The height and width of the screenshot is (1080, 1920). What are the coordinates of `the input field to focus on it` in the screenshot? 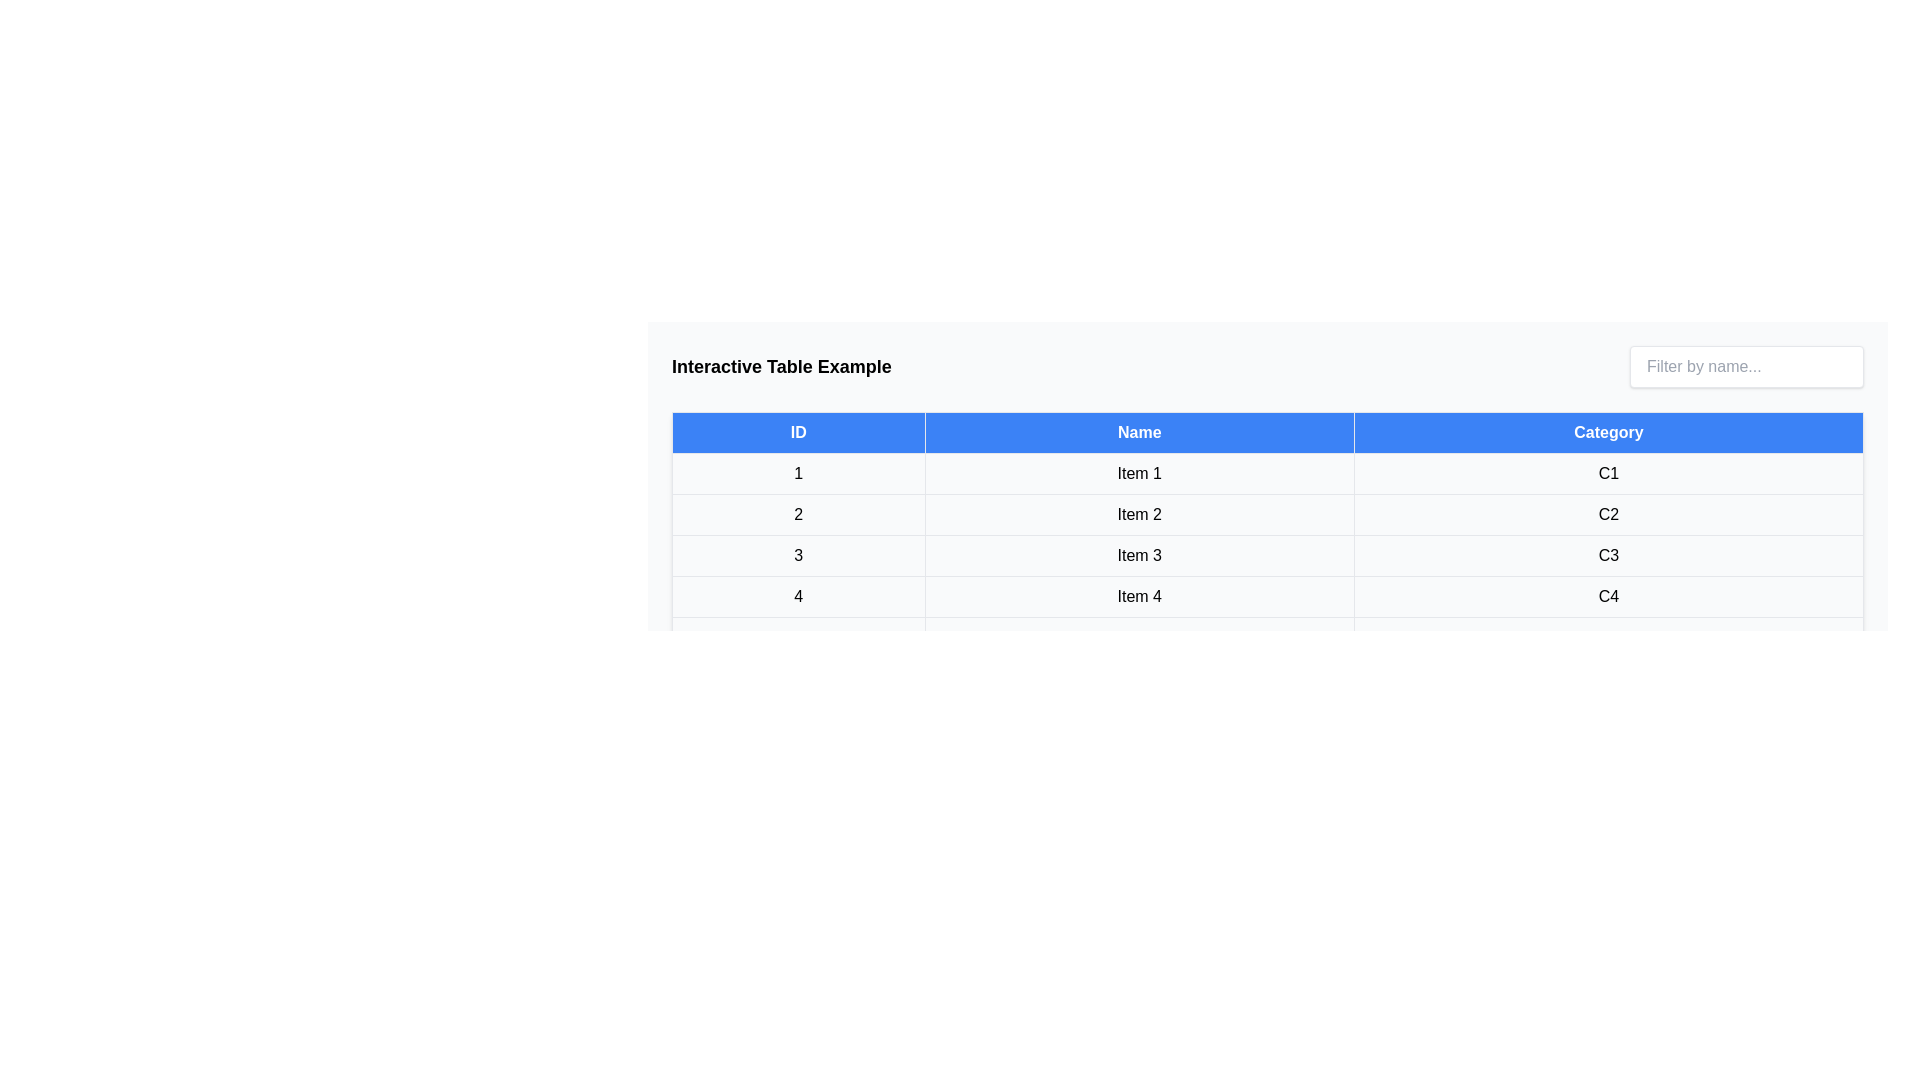 It's located at (1746, 366).